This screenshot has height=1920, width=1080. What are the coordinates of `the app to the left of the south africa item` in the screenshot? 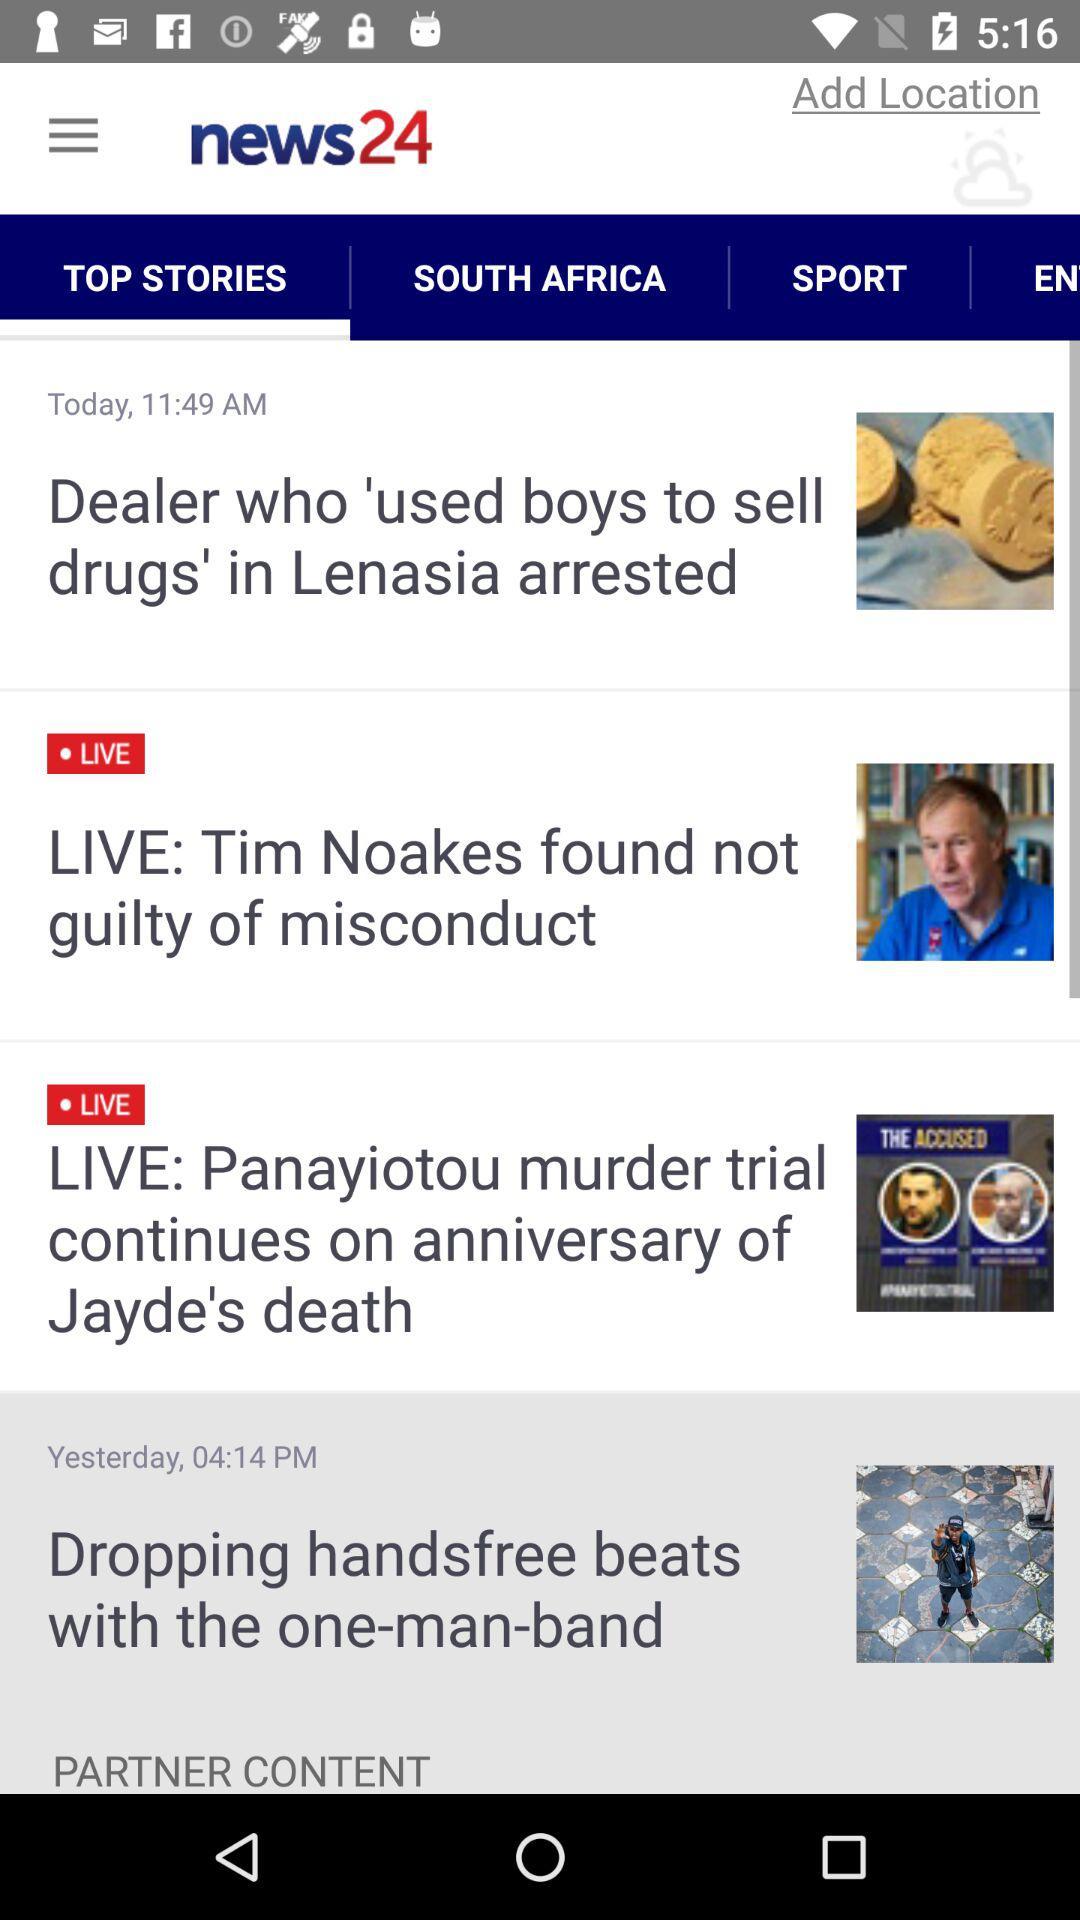 It's located at (174, 276).